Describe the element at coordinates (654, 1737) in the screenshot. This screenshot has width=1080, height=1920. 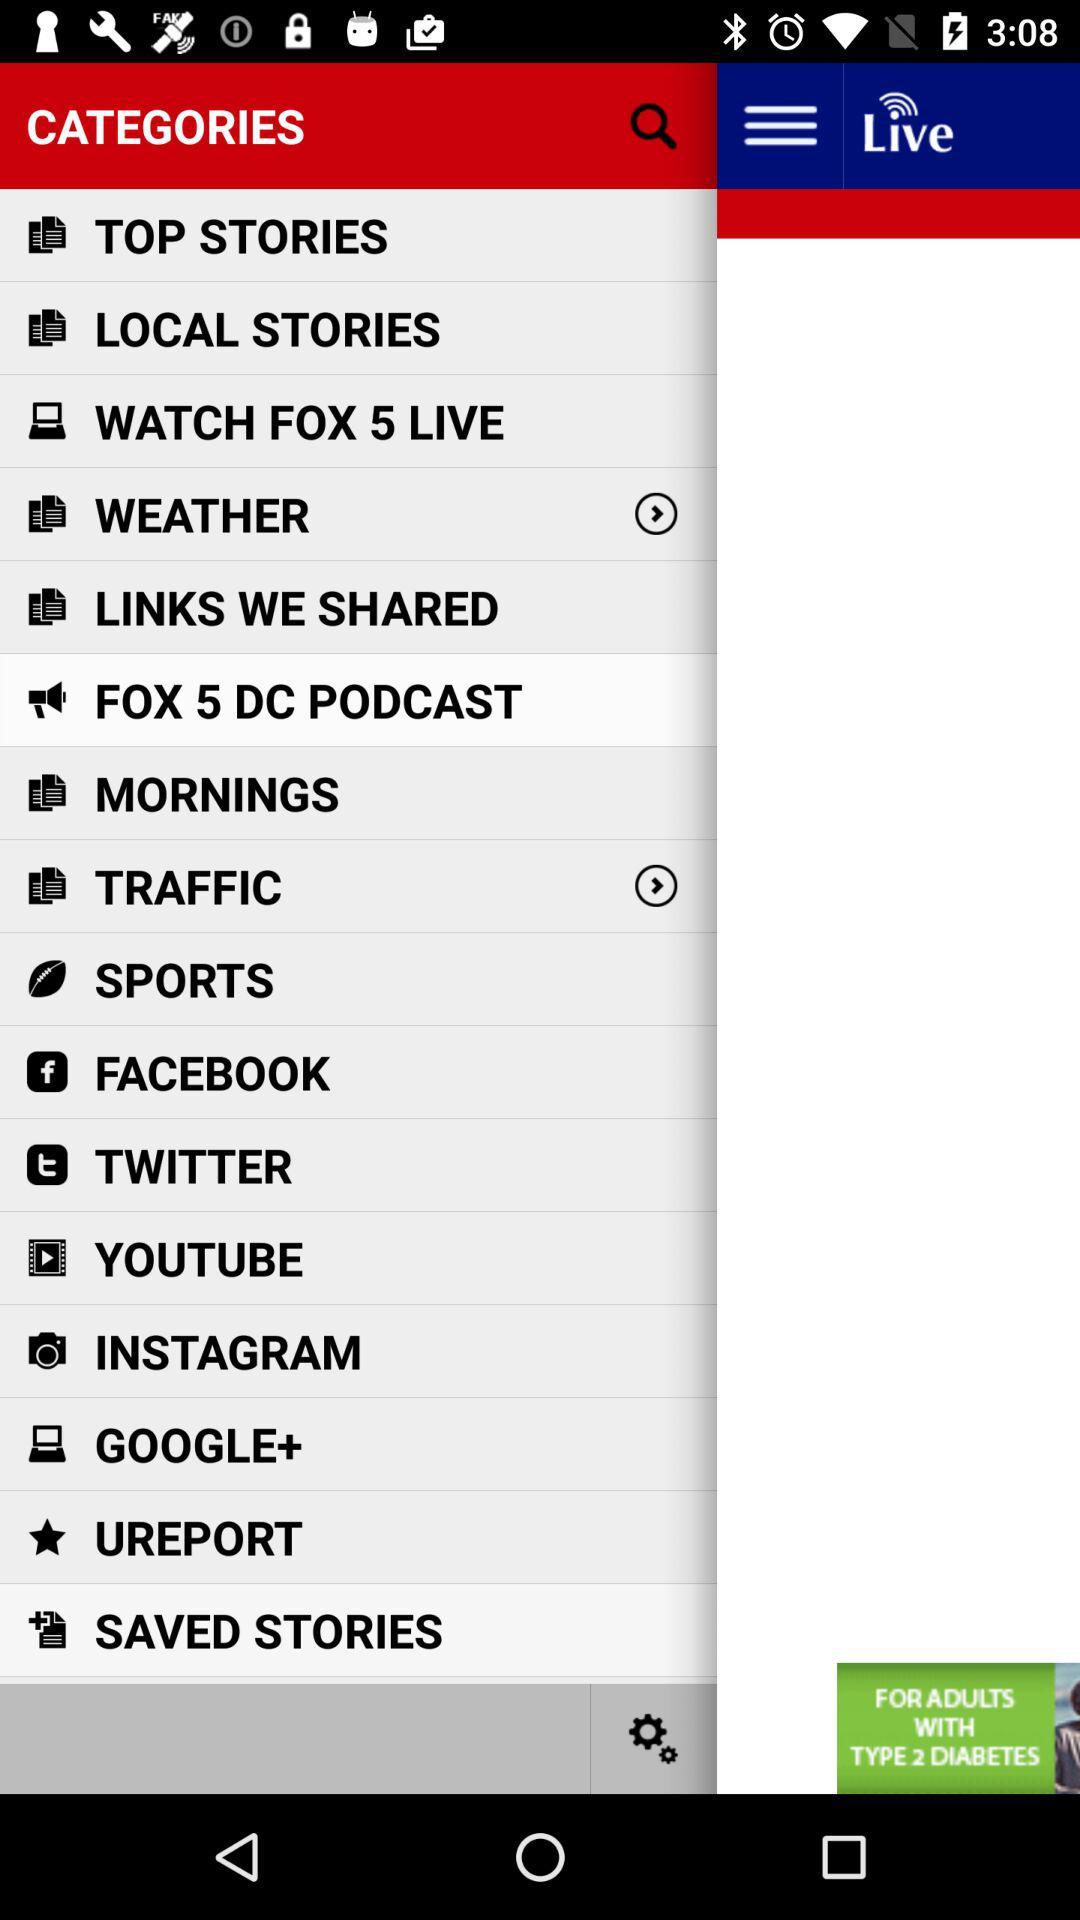
I see `the settings icon` at that location.